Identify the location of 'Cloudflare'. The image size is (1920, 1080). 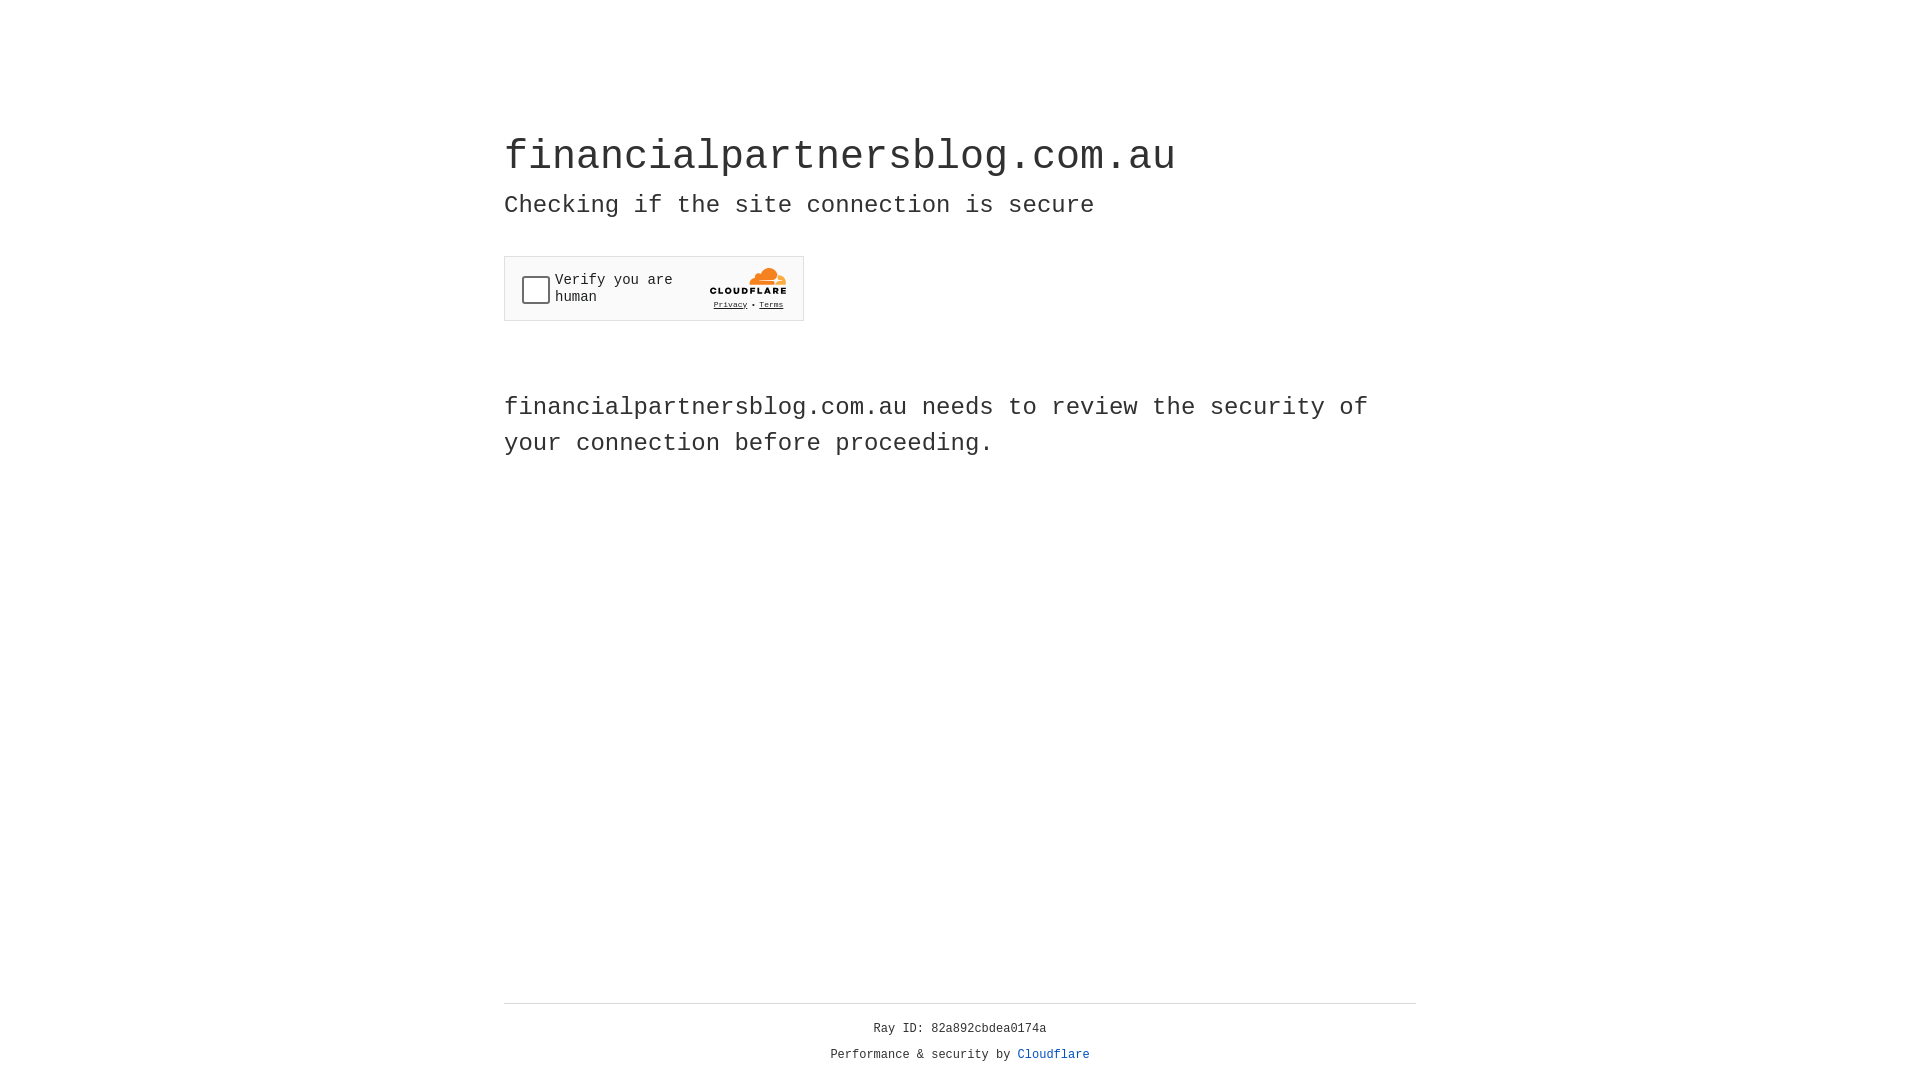
(1053, 1054).